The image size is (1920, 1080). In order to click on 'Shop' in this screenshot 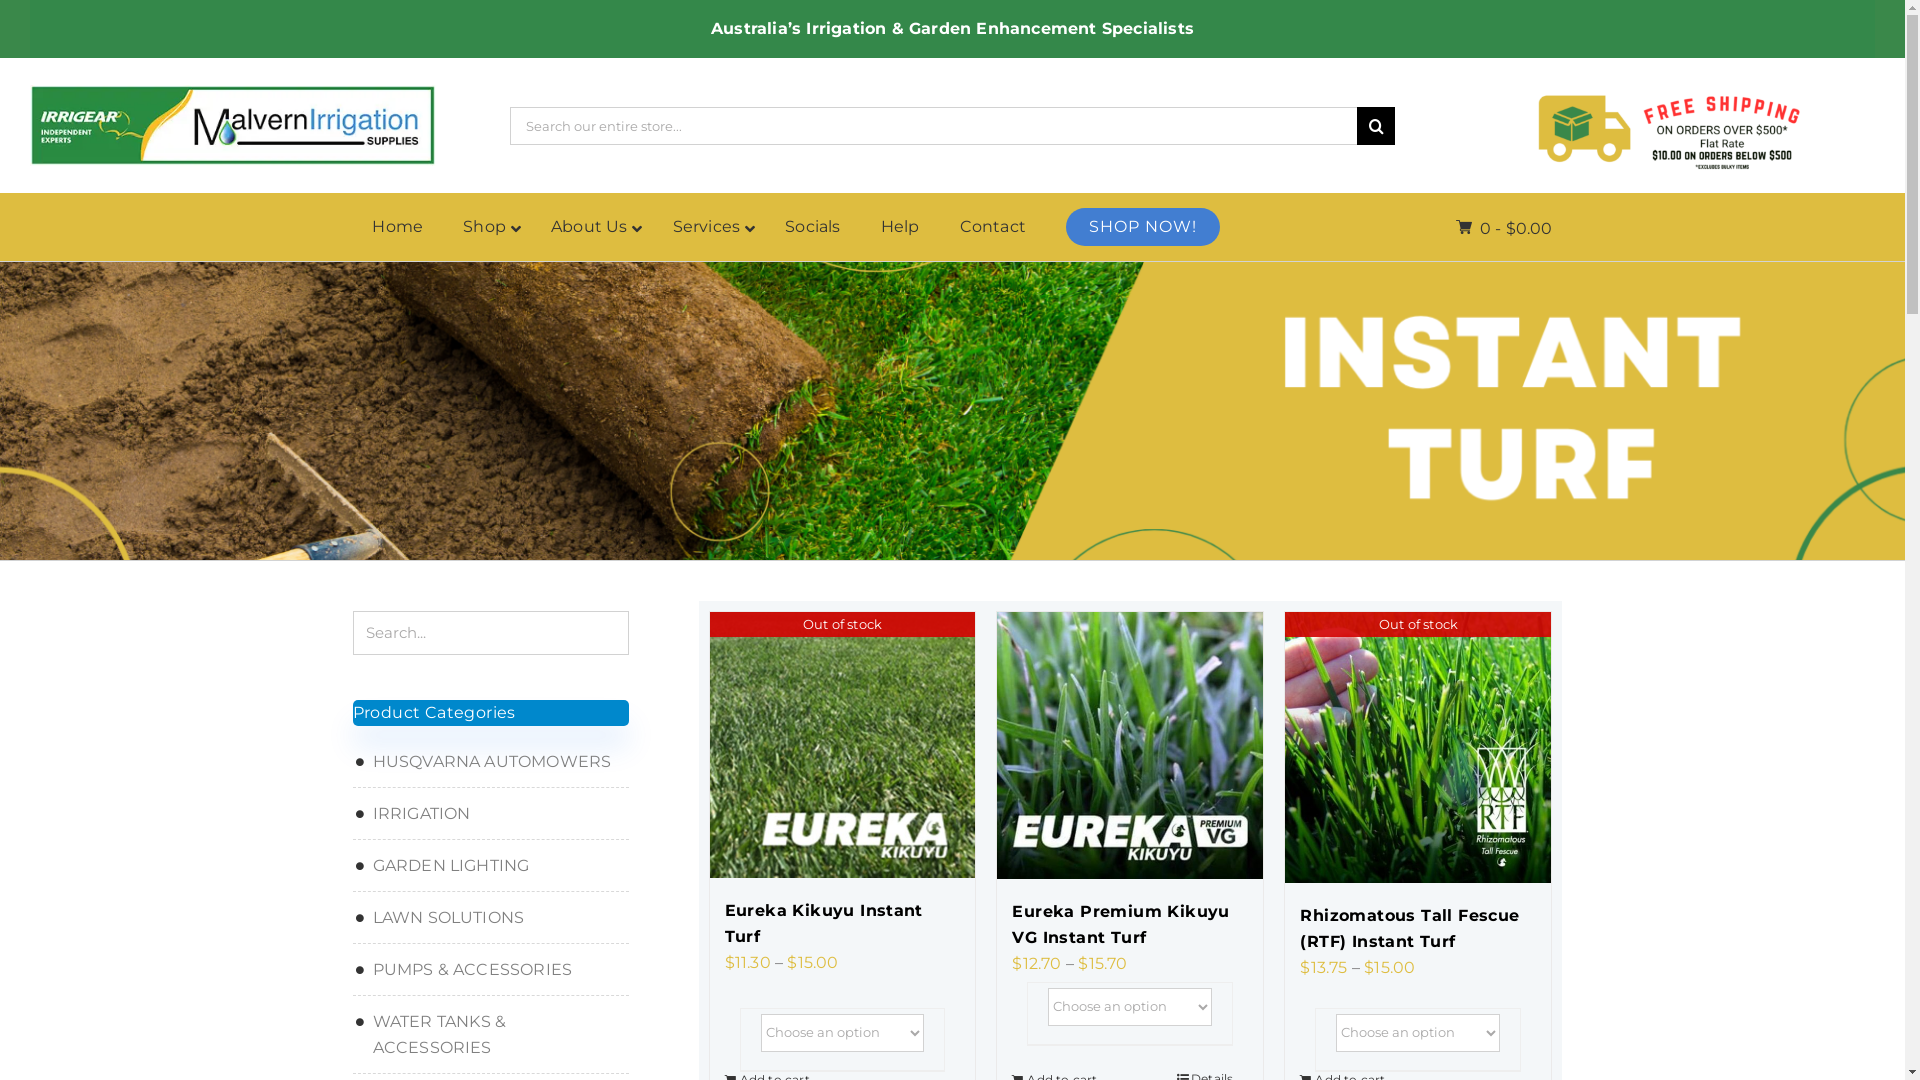, I will do `click(486, 226)`.